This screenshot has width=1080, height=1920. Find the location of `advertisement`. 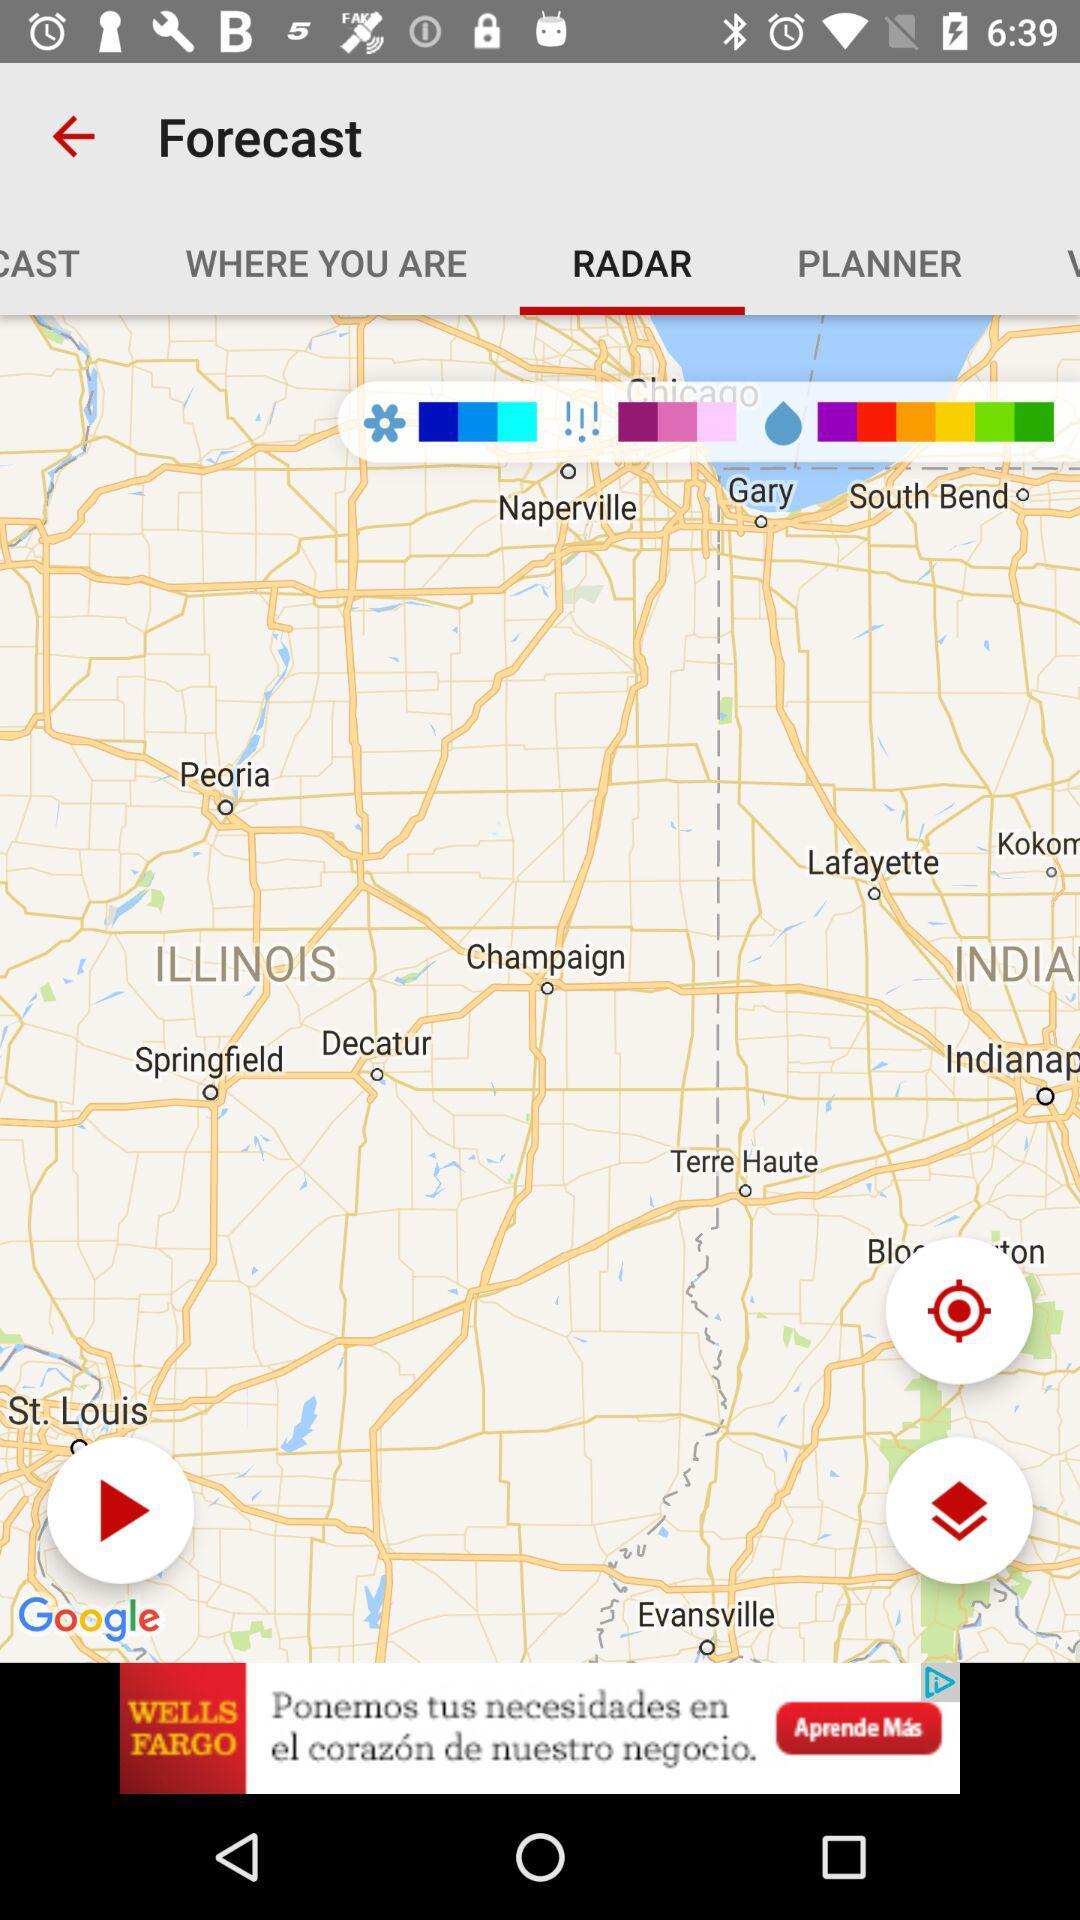

advertisement is located at coordinates (540, 1727).